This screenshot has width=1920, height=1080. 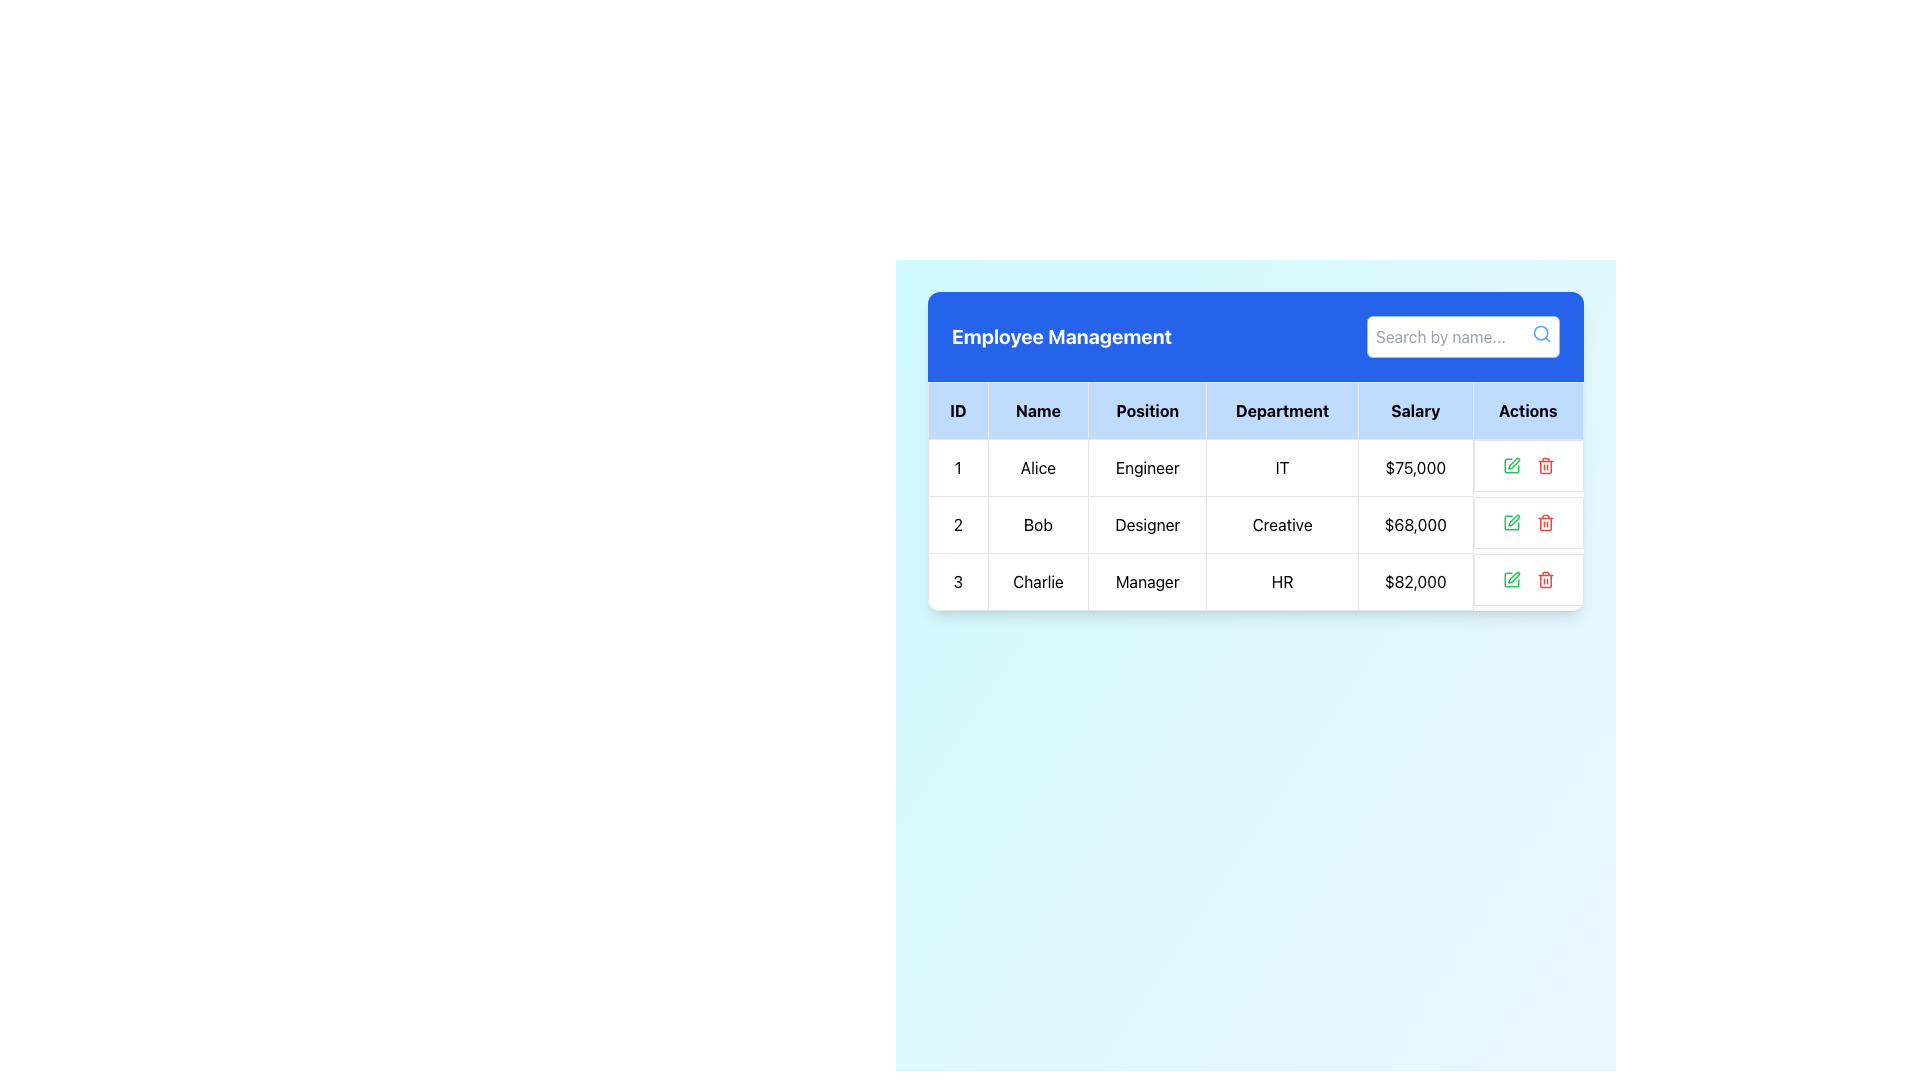 I want to click on the table cell containing the text 'HR', which is located in the fourth column of the third row, under the column labeled 'Department', so click(x=1282, y=582).